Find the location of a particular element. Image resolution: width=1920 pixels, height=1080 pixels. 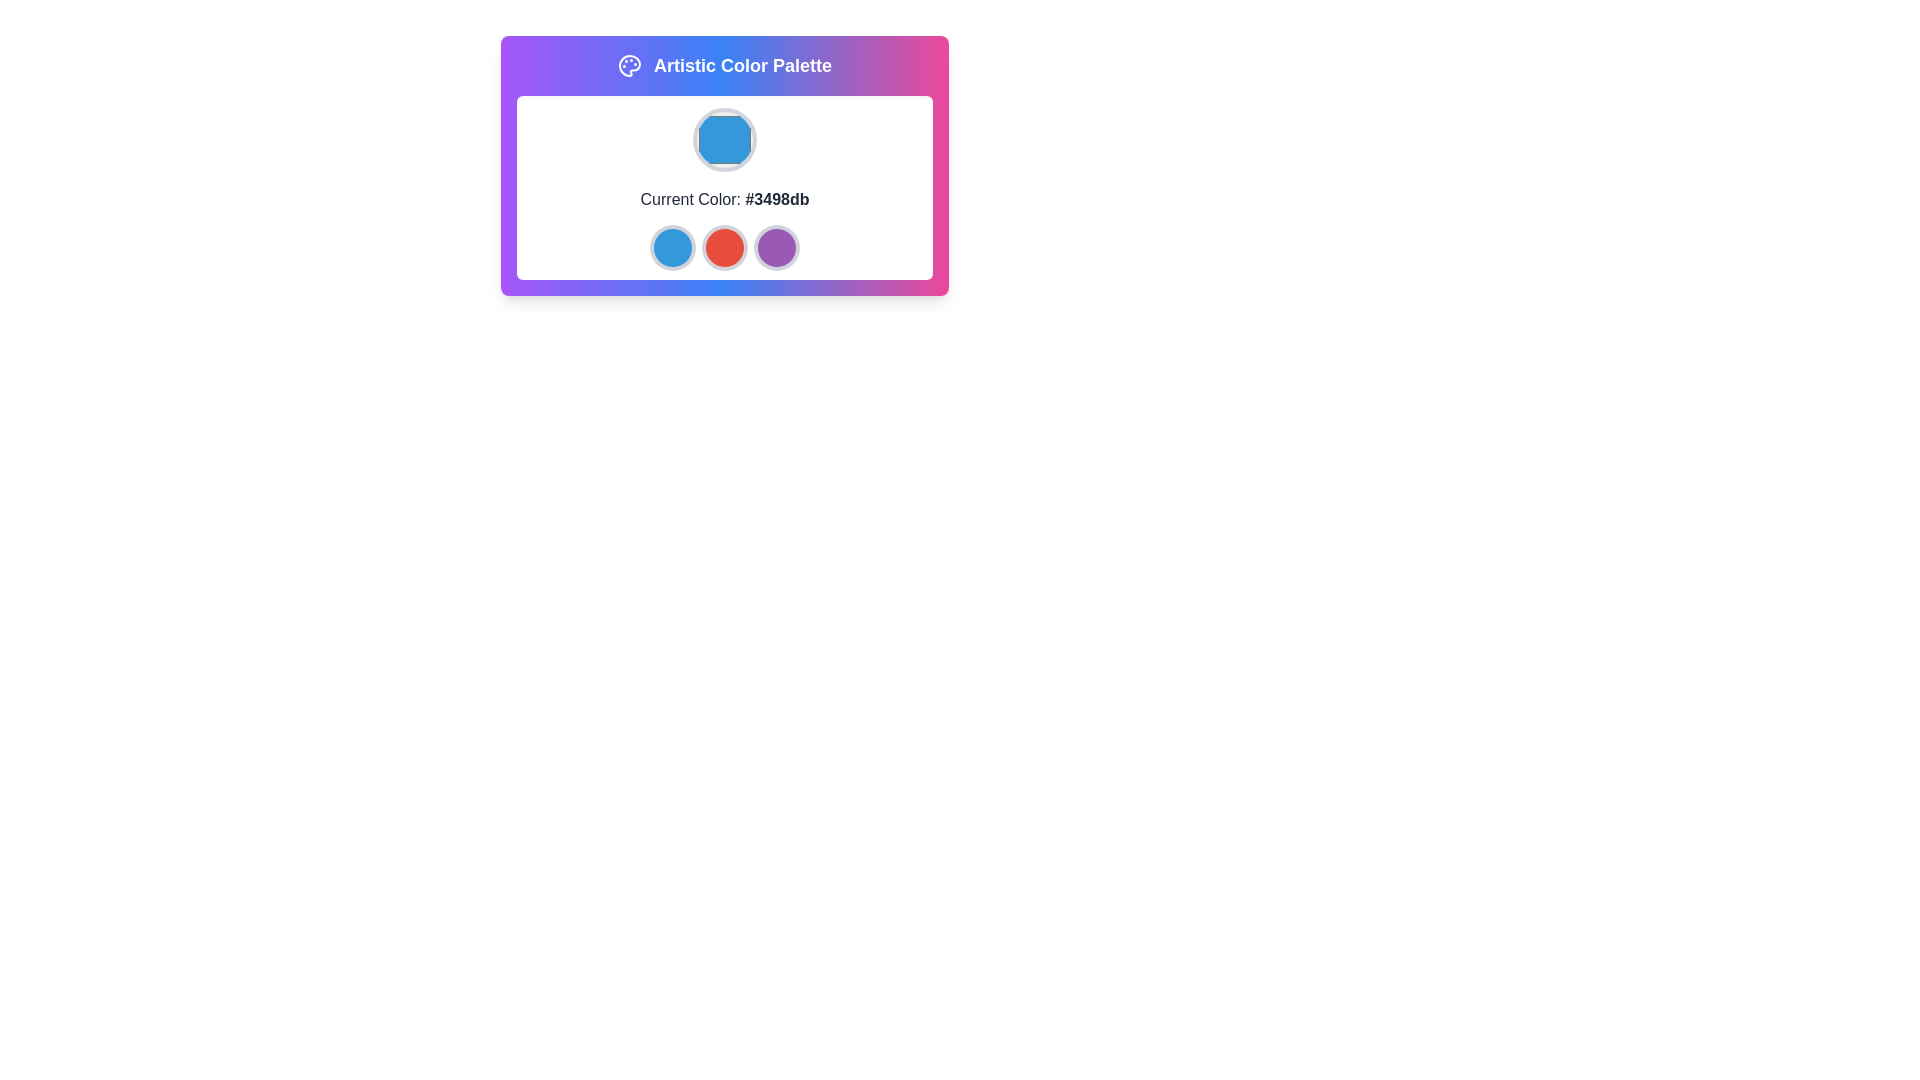

the leftmost circular button with a blue fill and gray border is located at coordinates (672, 246).